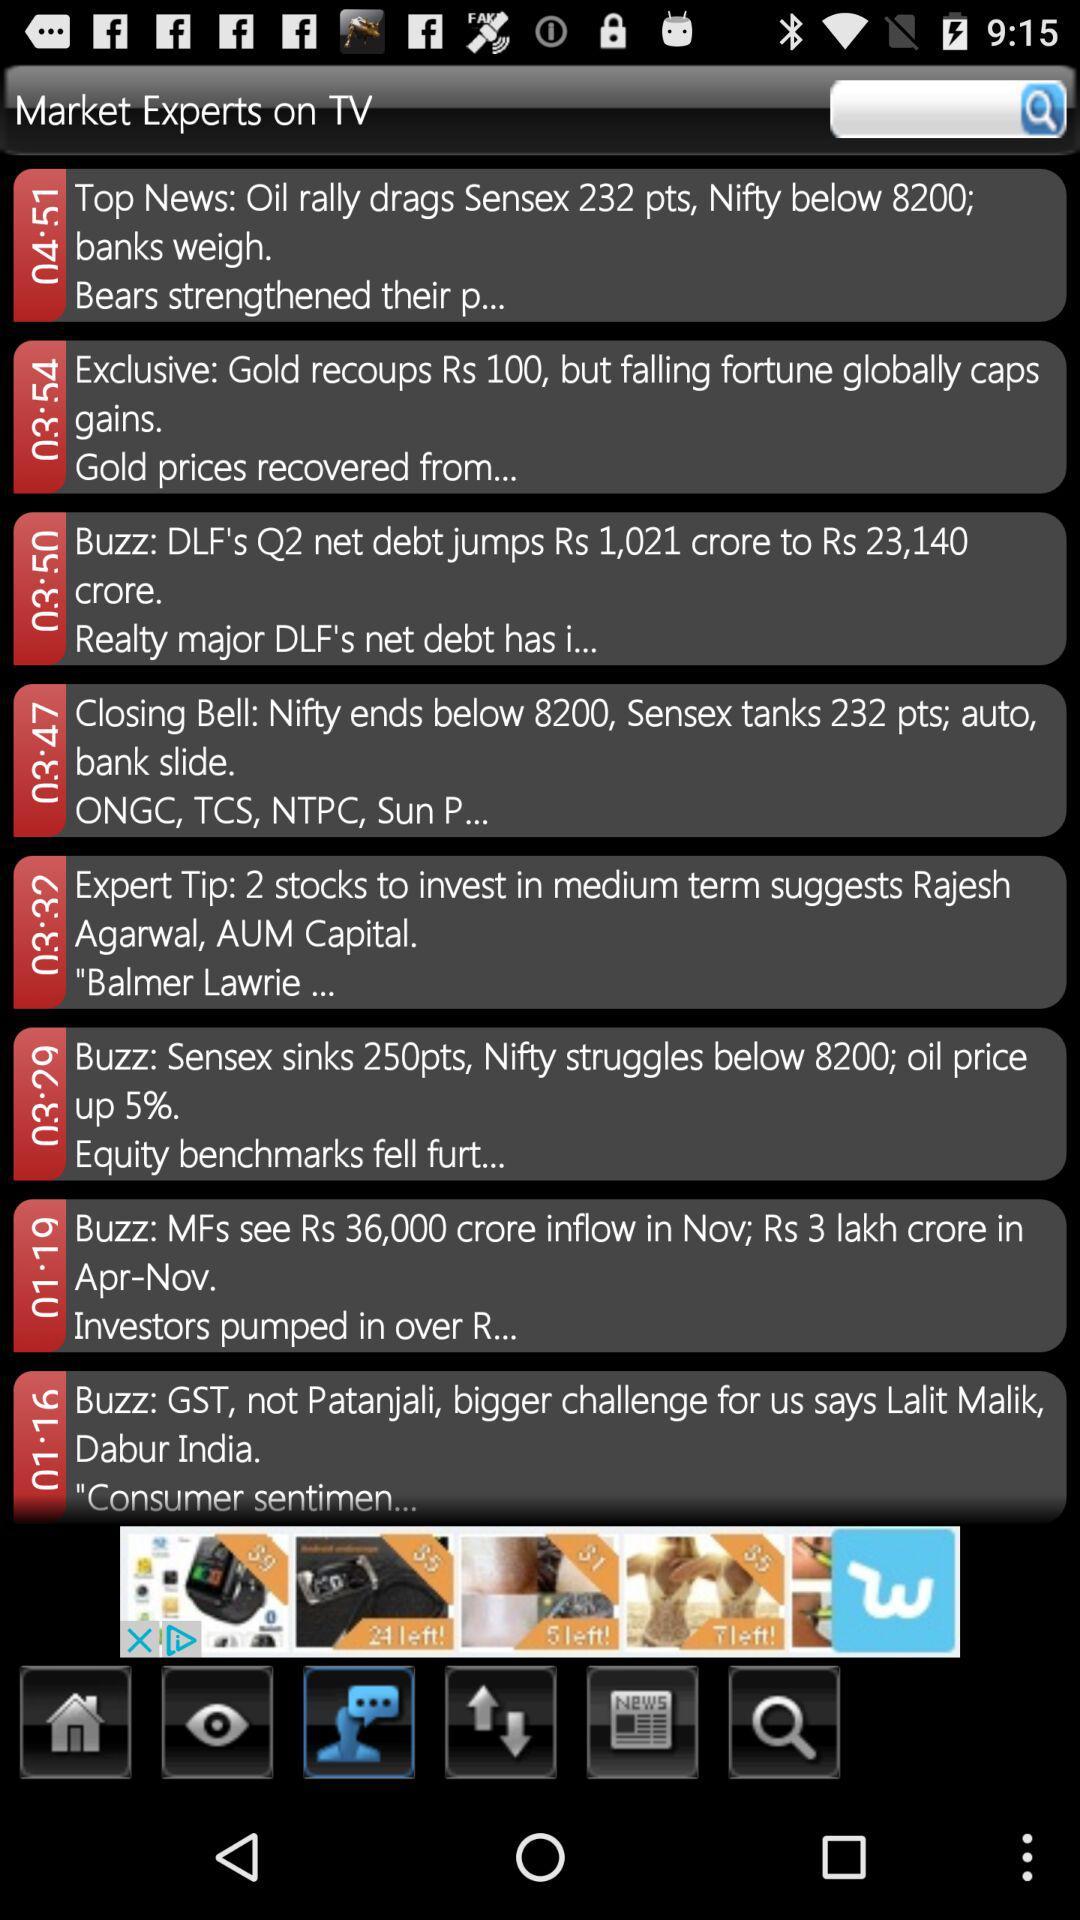 The height and width of the screenshot is (1920, 1080). I want to click on opens the news, so click(643, 1727).